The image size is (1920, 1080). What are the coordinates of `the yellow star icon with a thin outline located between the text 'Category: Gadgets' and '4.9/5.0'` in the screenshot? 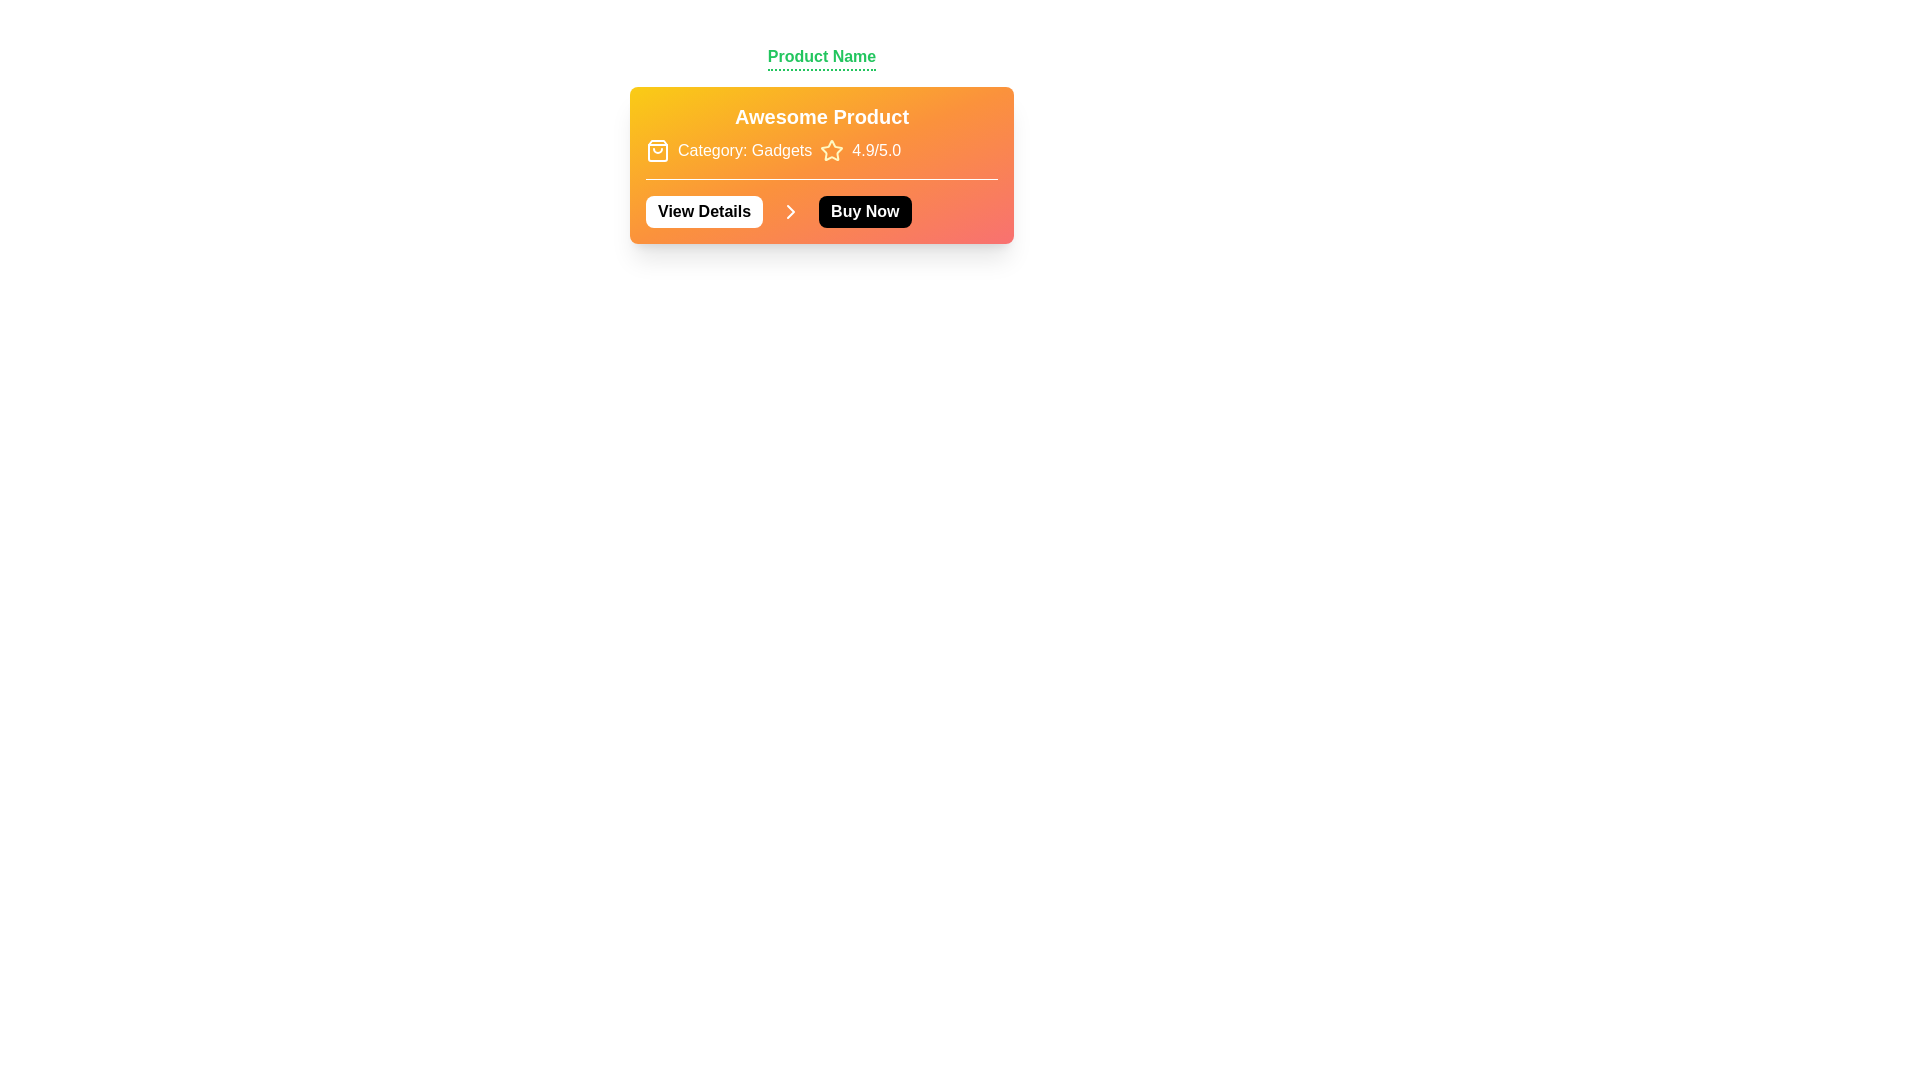 It's located at (831, 149).